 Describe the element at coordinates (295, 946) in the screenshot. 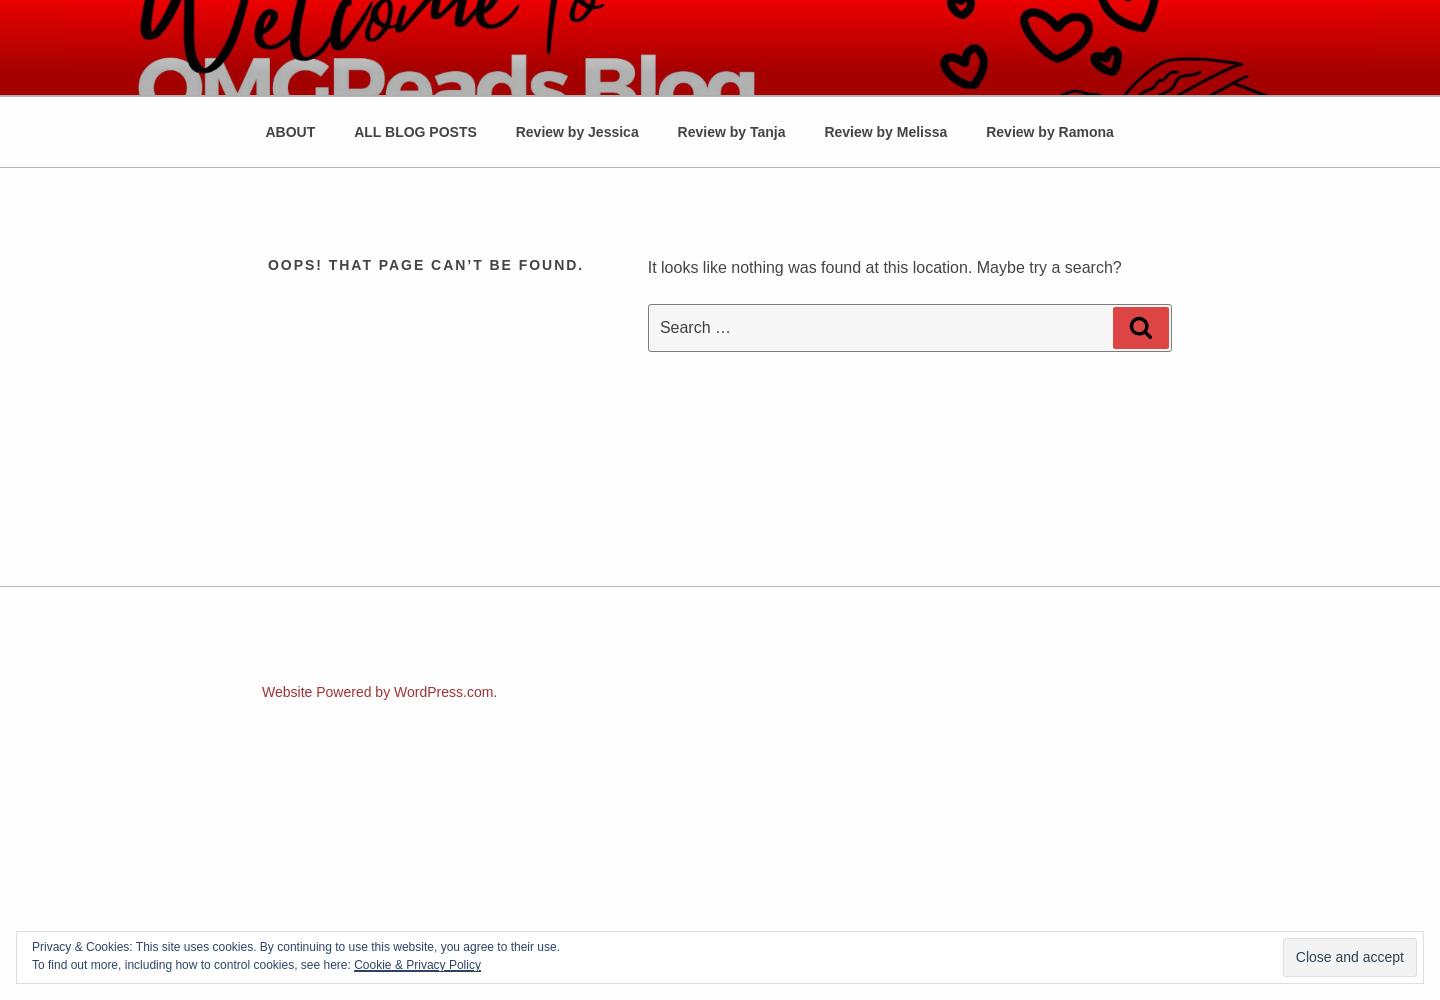

I see `'Privacy & Cookies: This site uses cookies. By continuing to use this website, you agree to their use.'` at that location.